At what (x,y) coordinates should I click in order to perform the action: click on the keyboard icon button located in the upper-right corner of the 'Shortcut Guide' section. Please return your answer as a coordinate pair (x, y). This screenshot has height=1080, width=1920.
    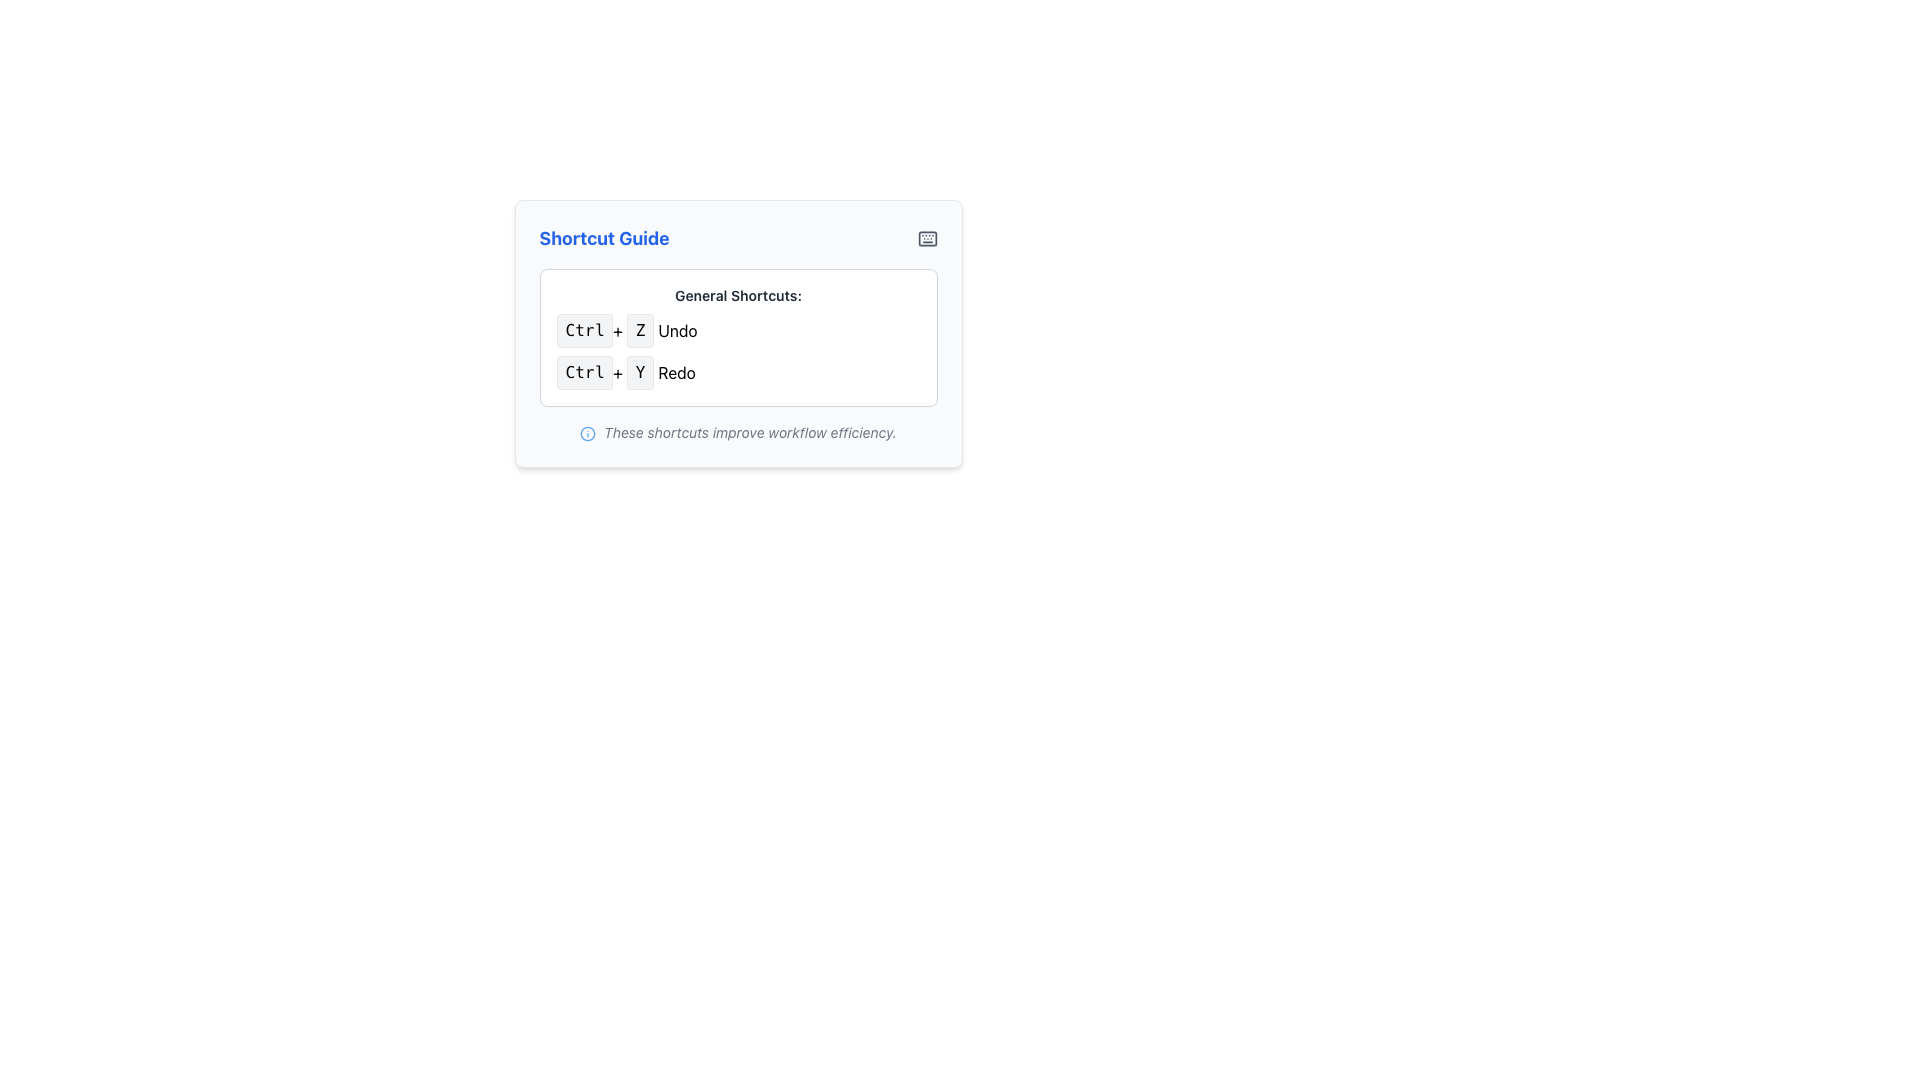
    Looking at the image, I should click on (926, 238).